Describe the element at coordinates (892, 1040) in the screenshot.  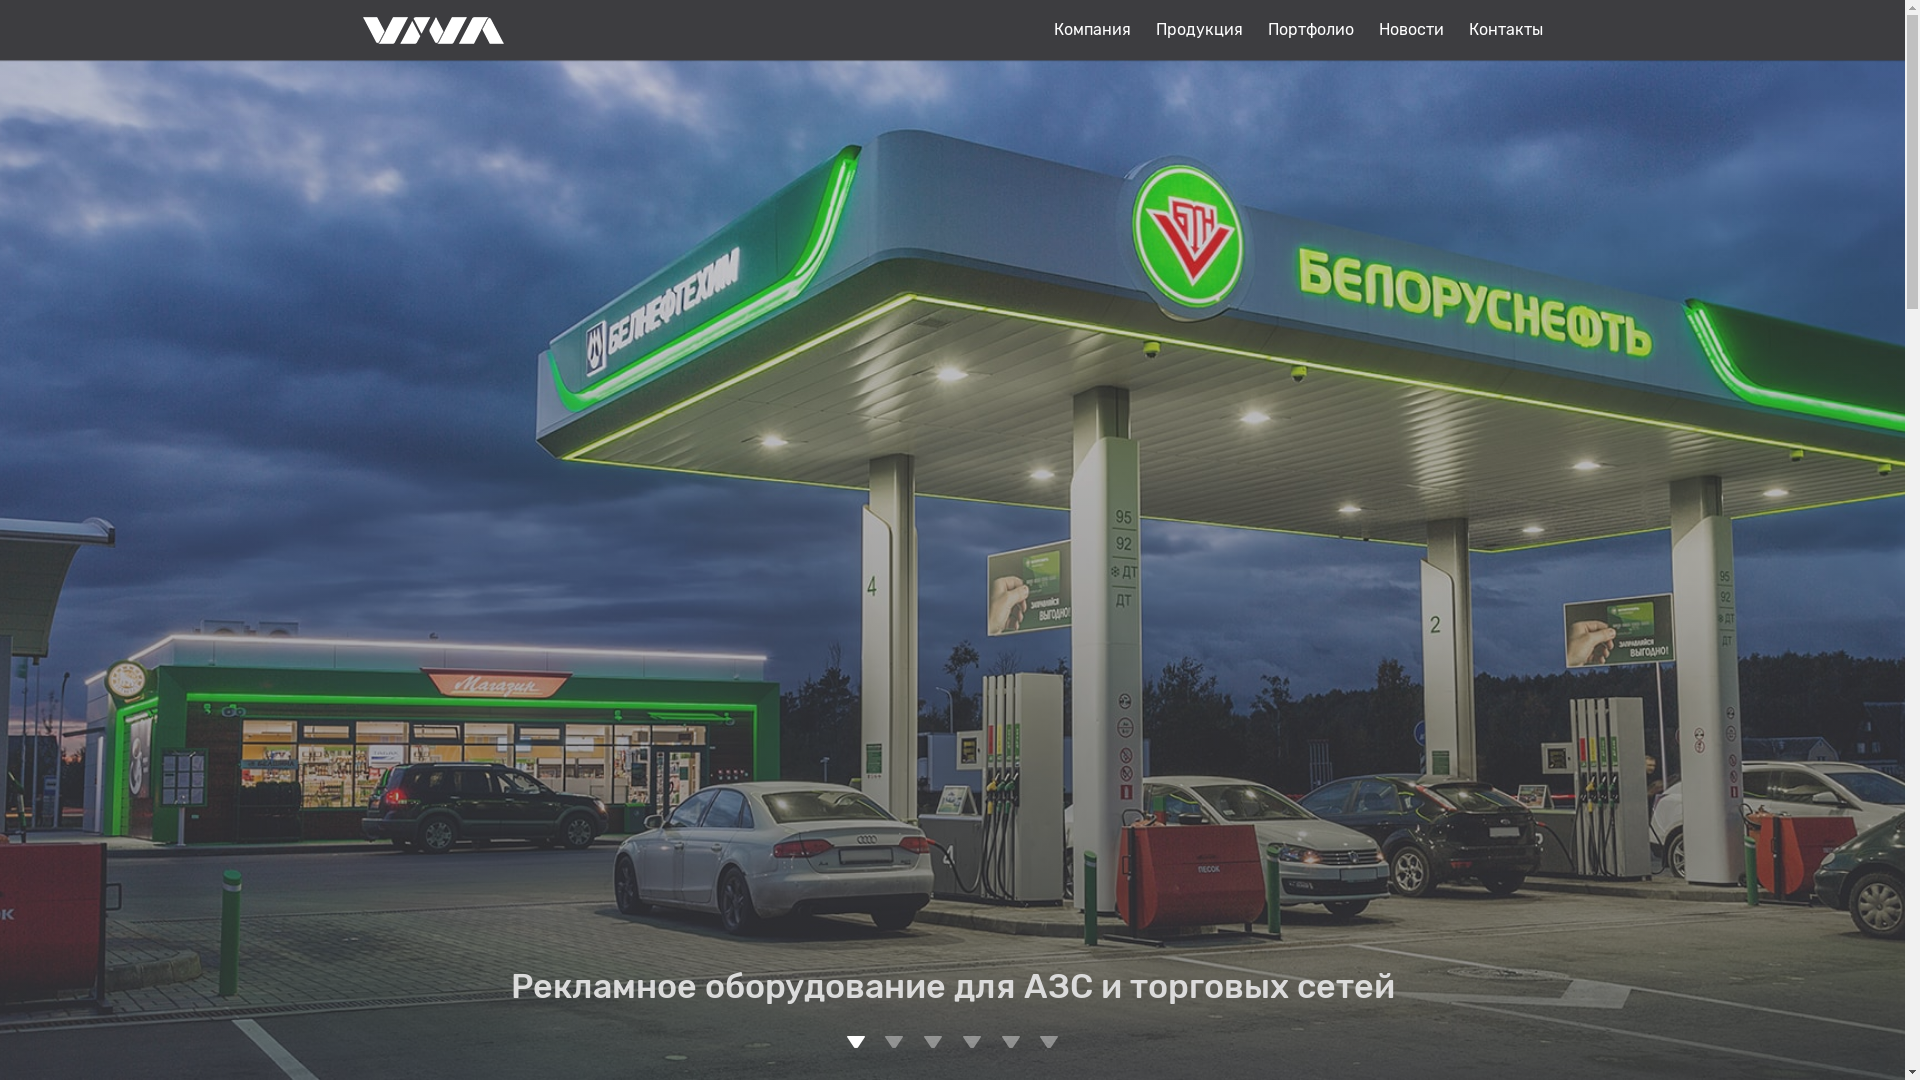
I see `'2'` at that location.